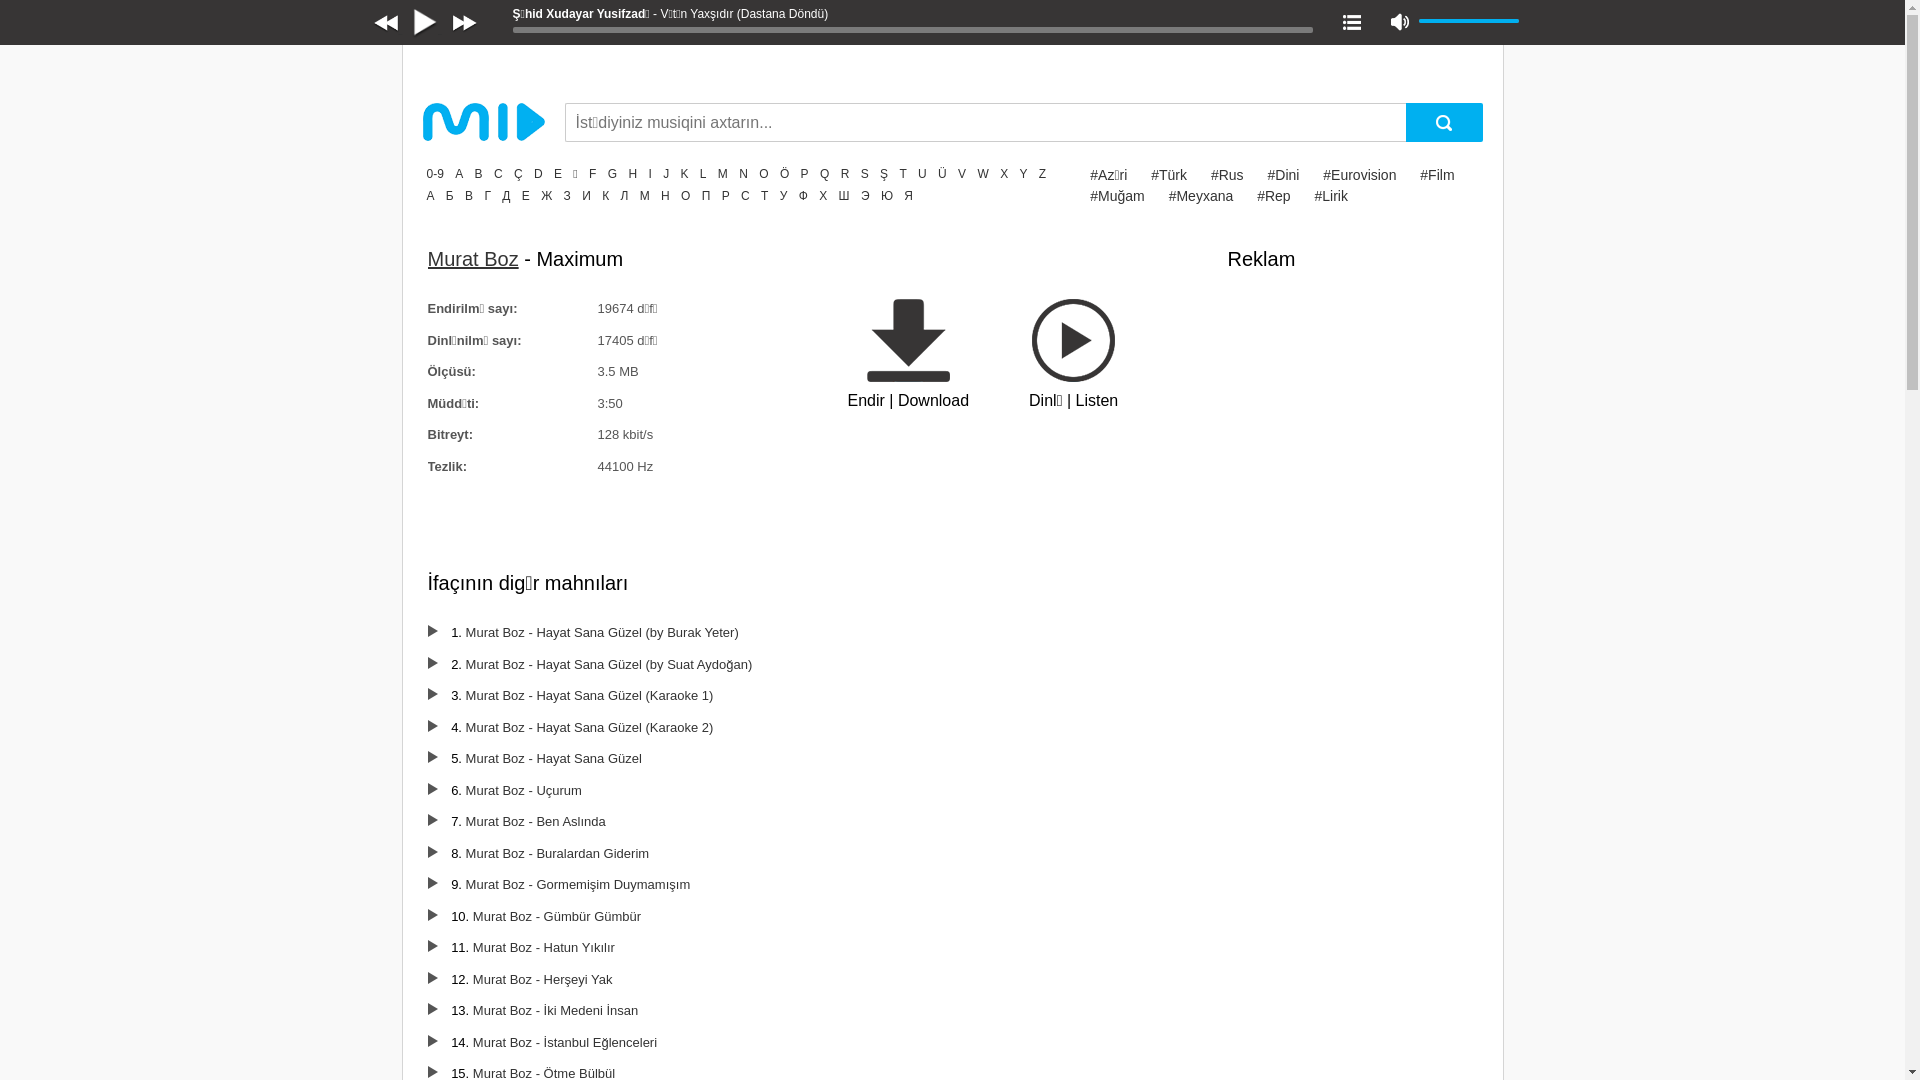 This screenshot has height=1080, width=1920. What do you see at coordinates (722, 172) in the screenshot?
I see `'M'` at bounding box center [722, 172].